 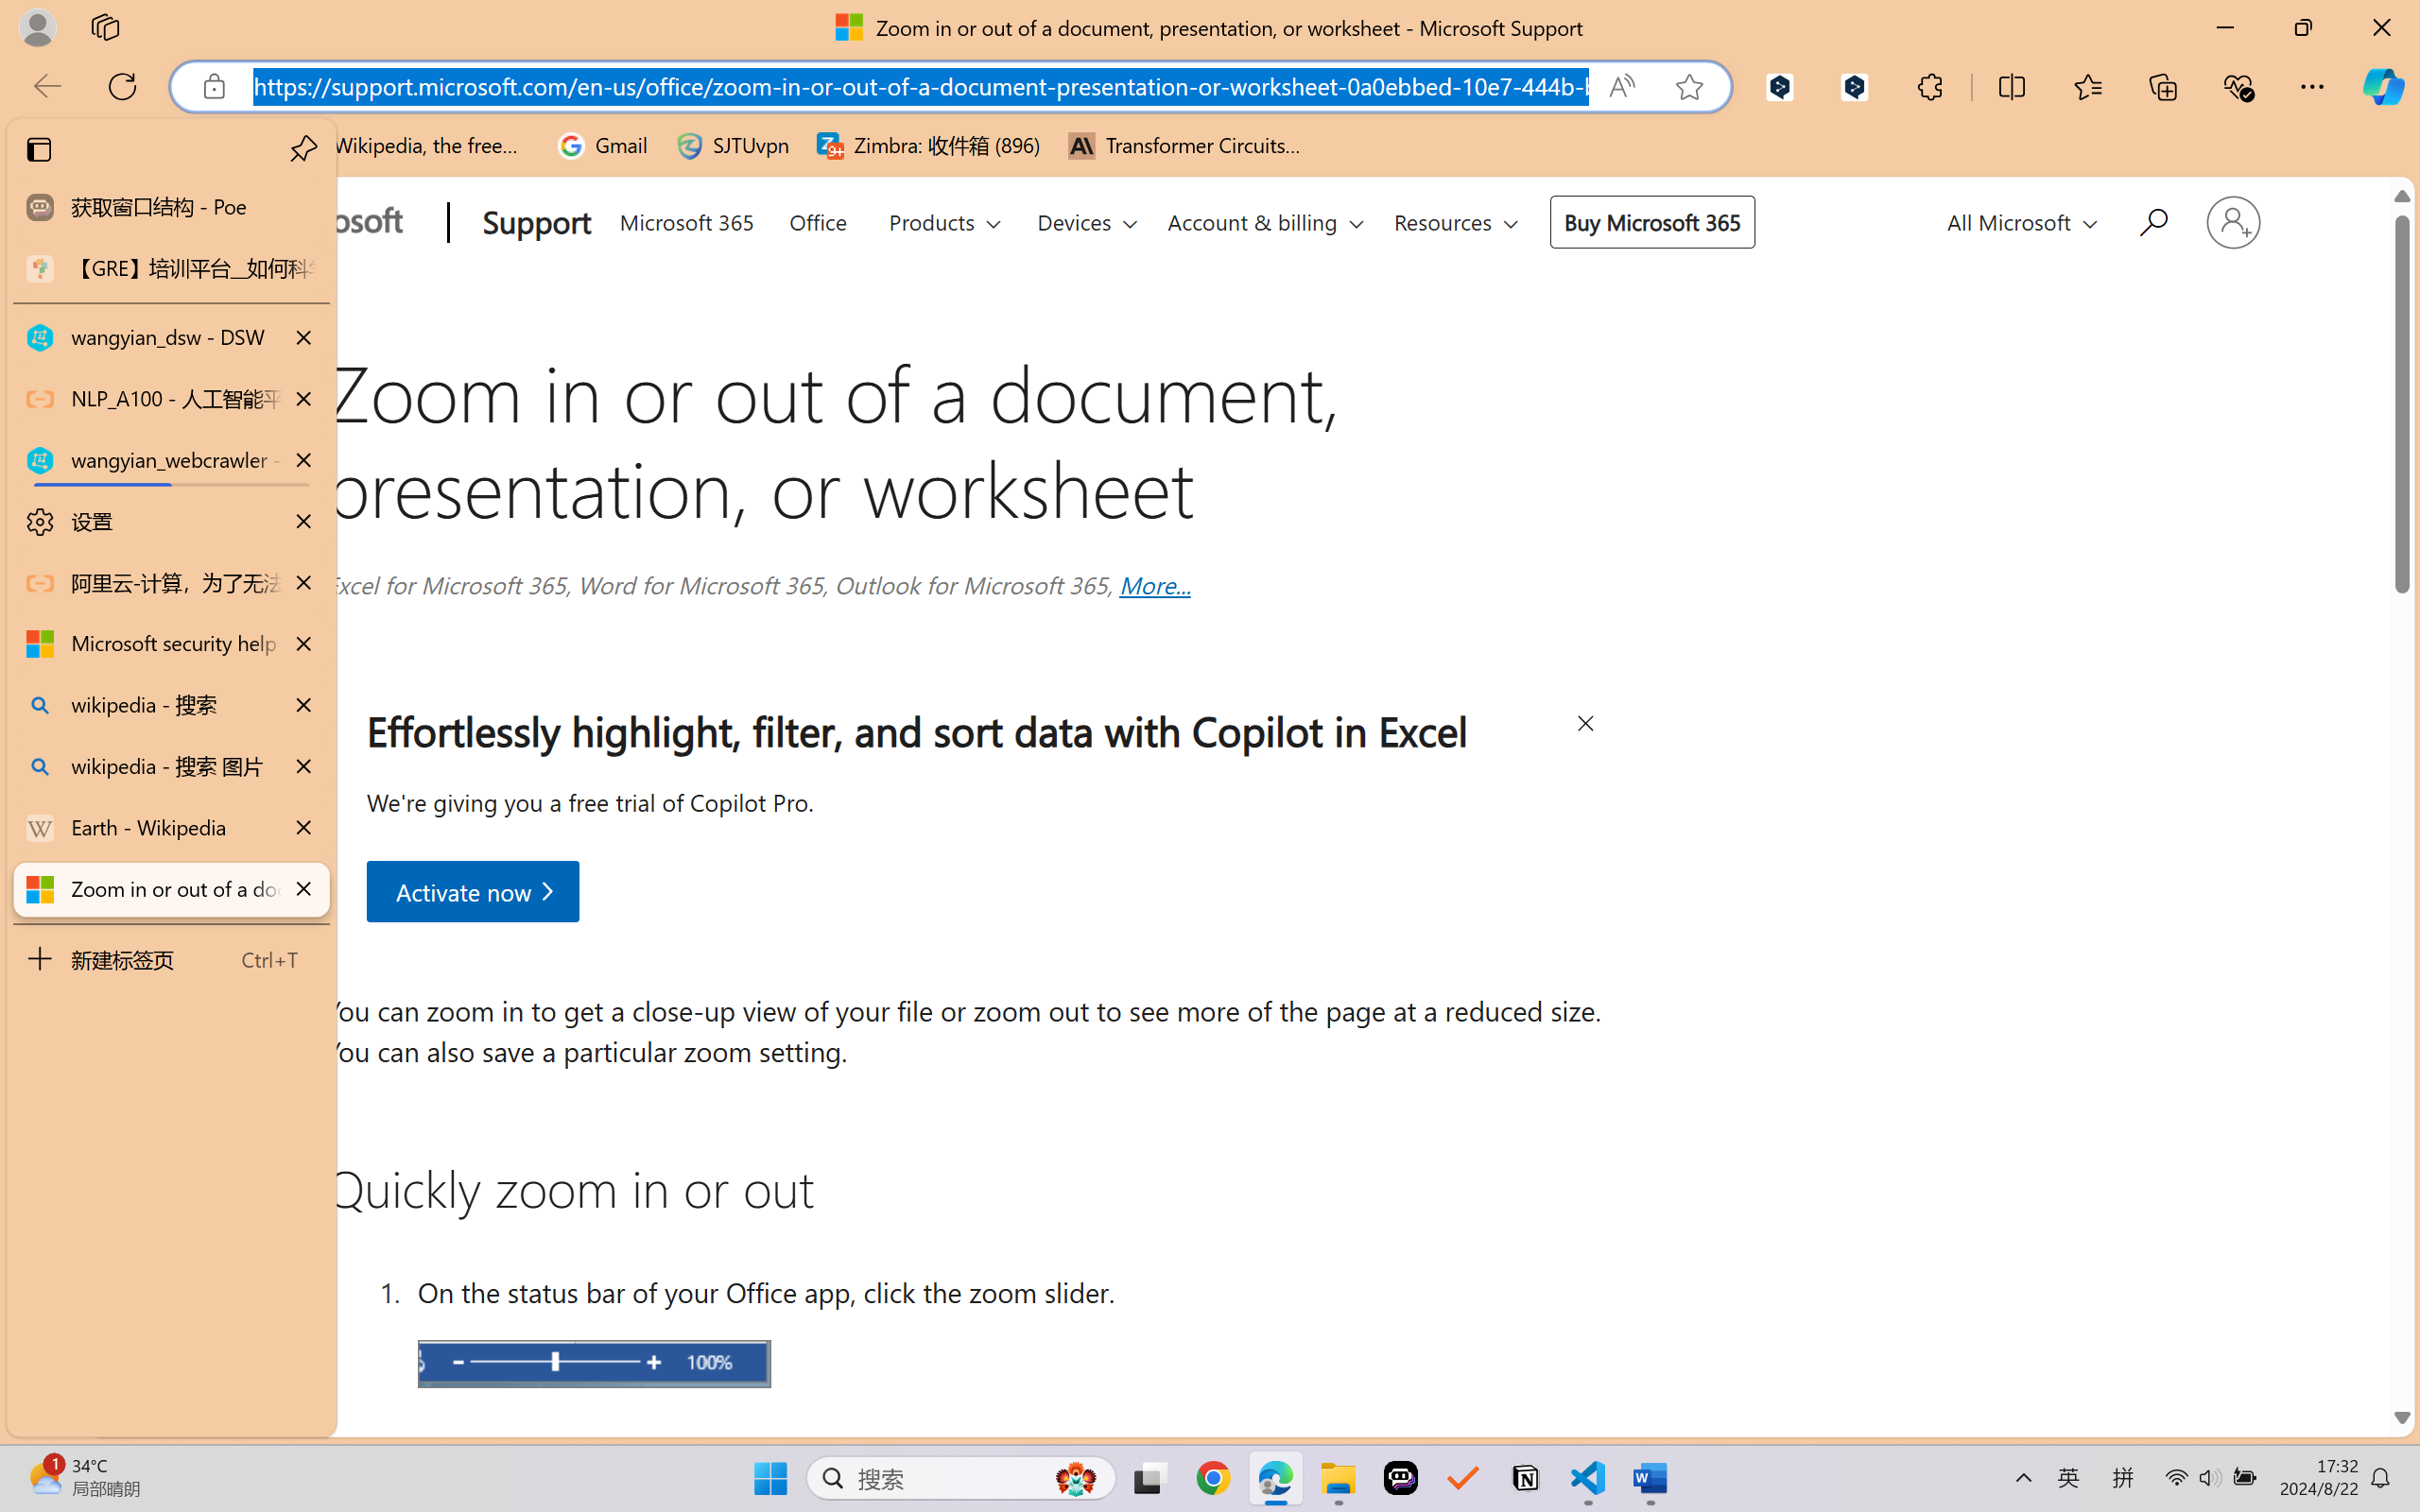 I want to click on 'Microsoft', so click(x=317, y=224).